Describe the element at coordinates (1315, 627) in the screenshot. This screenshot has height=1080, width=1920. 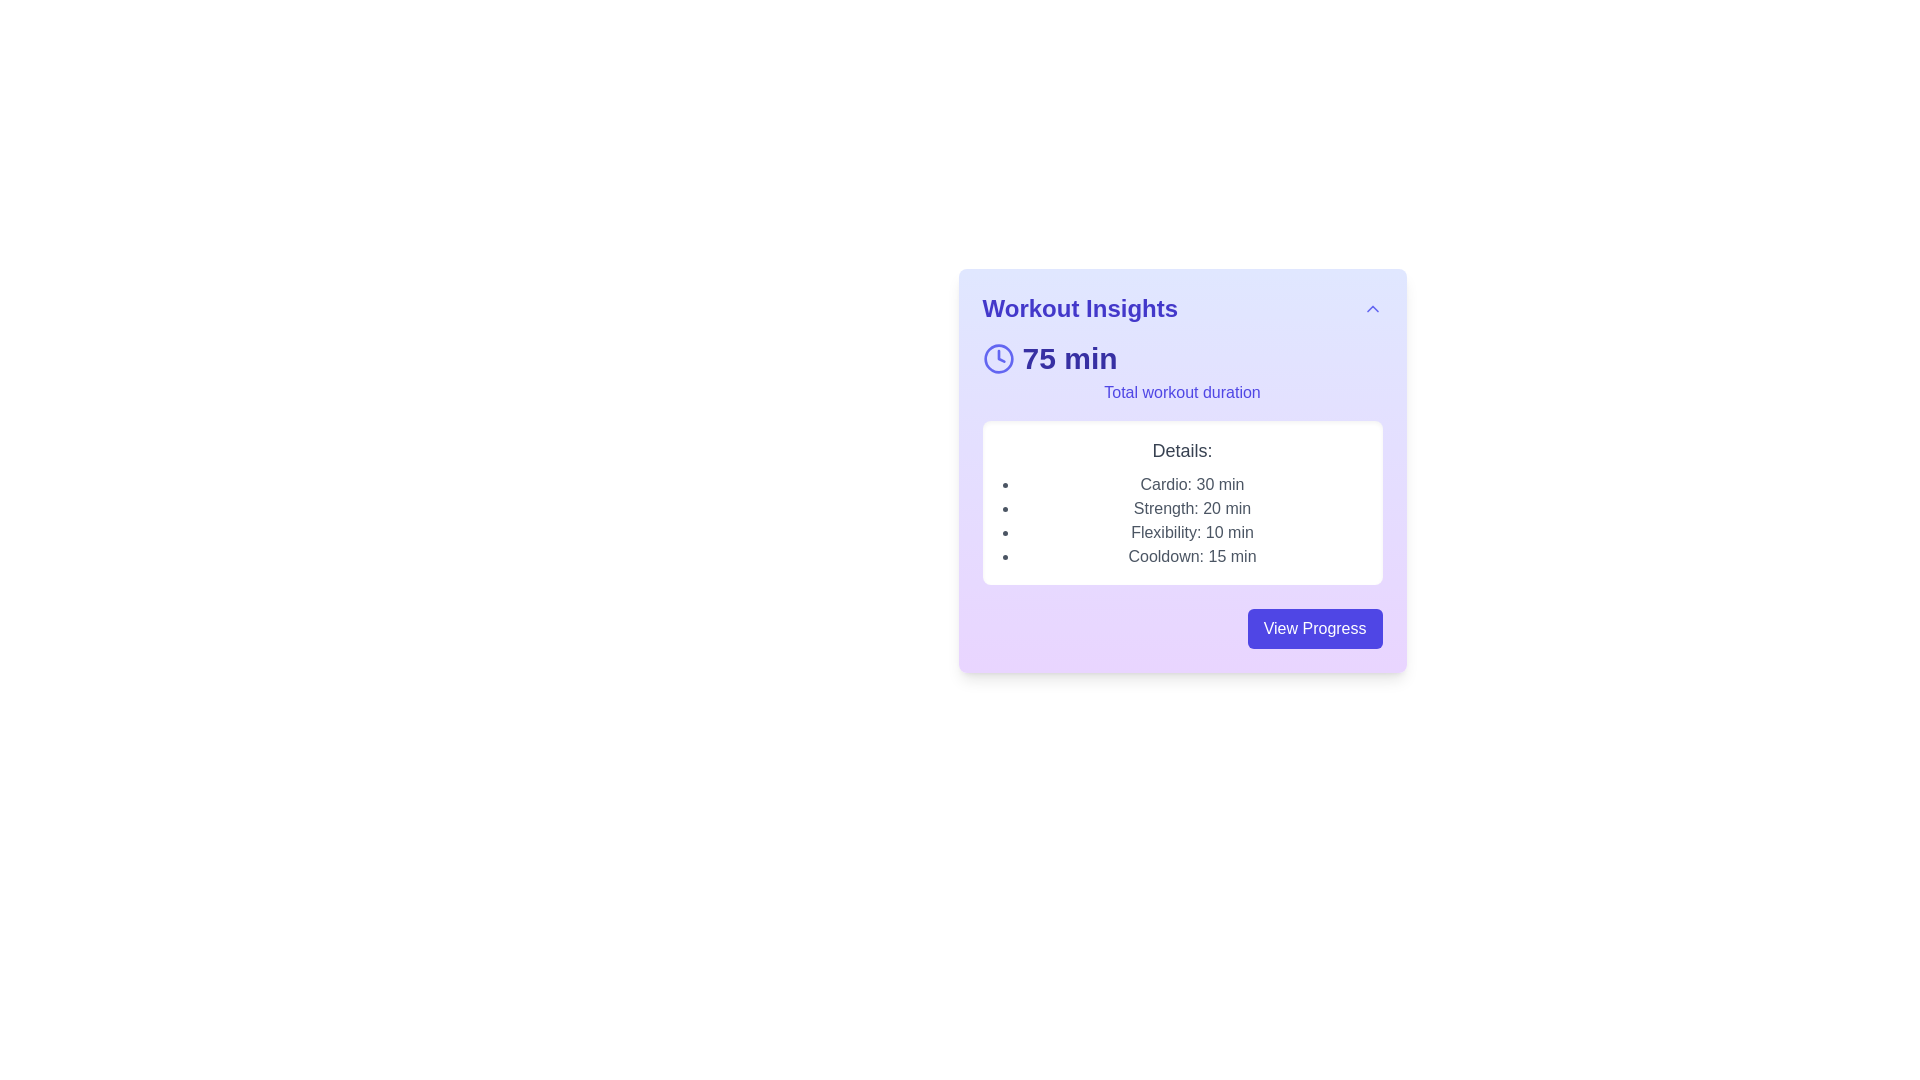
I see `the button located at the bottom-right corner of the 'Workout Insights' card` at that location.